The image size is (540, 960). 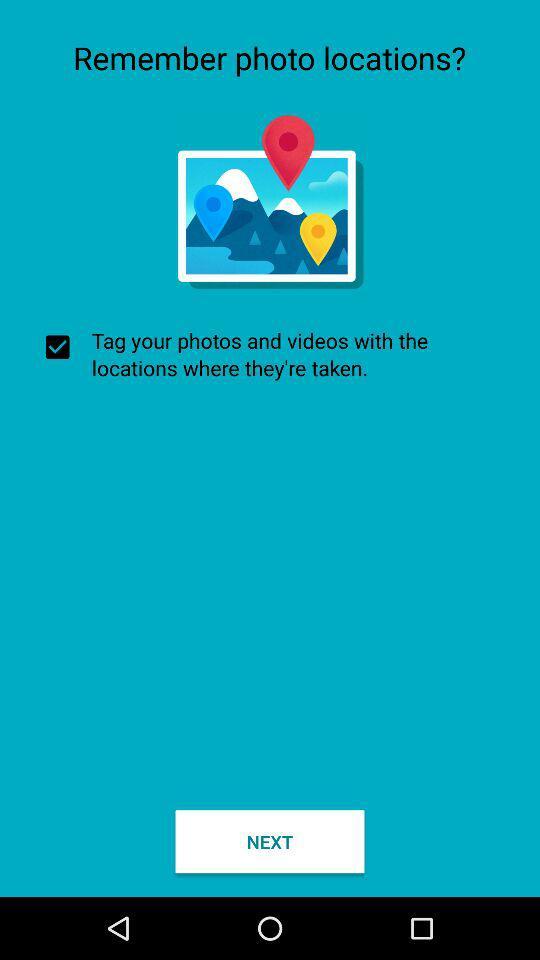 I want to click on tag your photos icon, so click(x=270, y=354).